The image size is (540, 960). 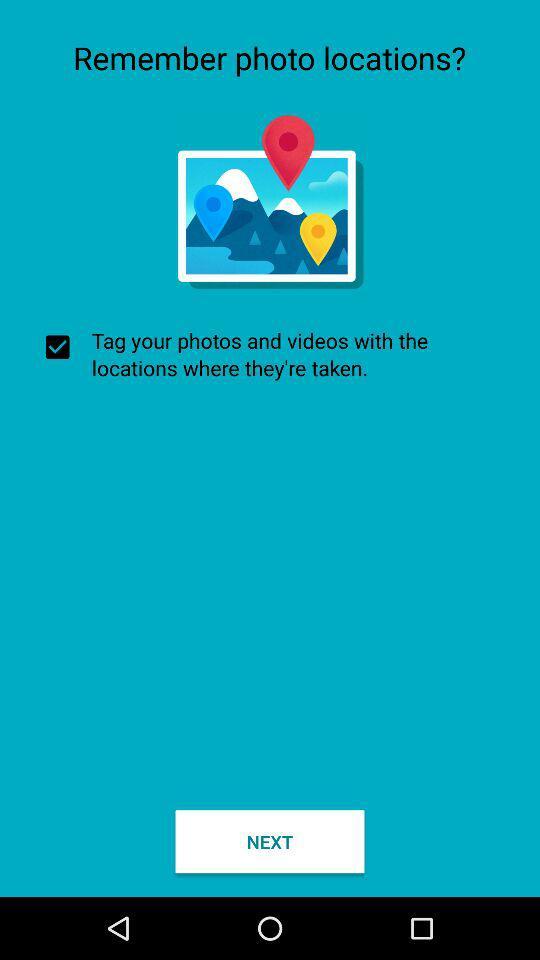 I want to click on tag your photos icon, so click(x=270, y=354).